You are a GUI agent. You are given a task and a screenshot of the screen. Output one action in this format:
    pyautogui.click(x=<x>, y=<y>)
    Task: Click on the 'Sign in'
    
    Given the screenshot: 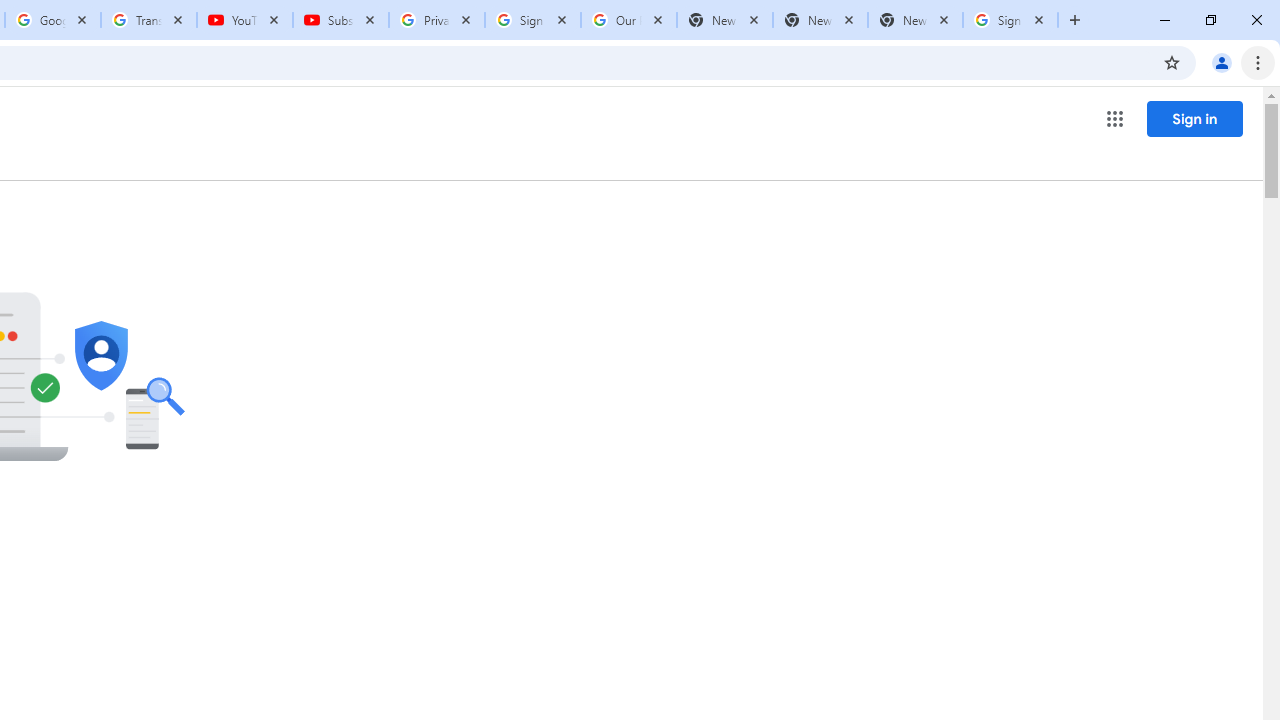 What is the action you would take?
    pyautogui.click(x=1194, y=118)
    